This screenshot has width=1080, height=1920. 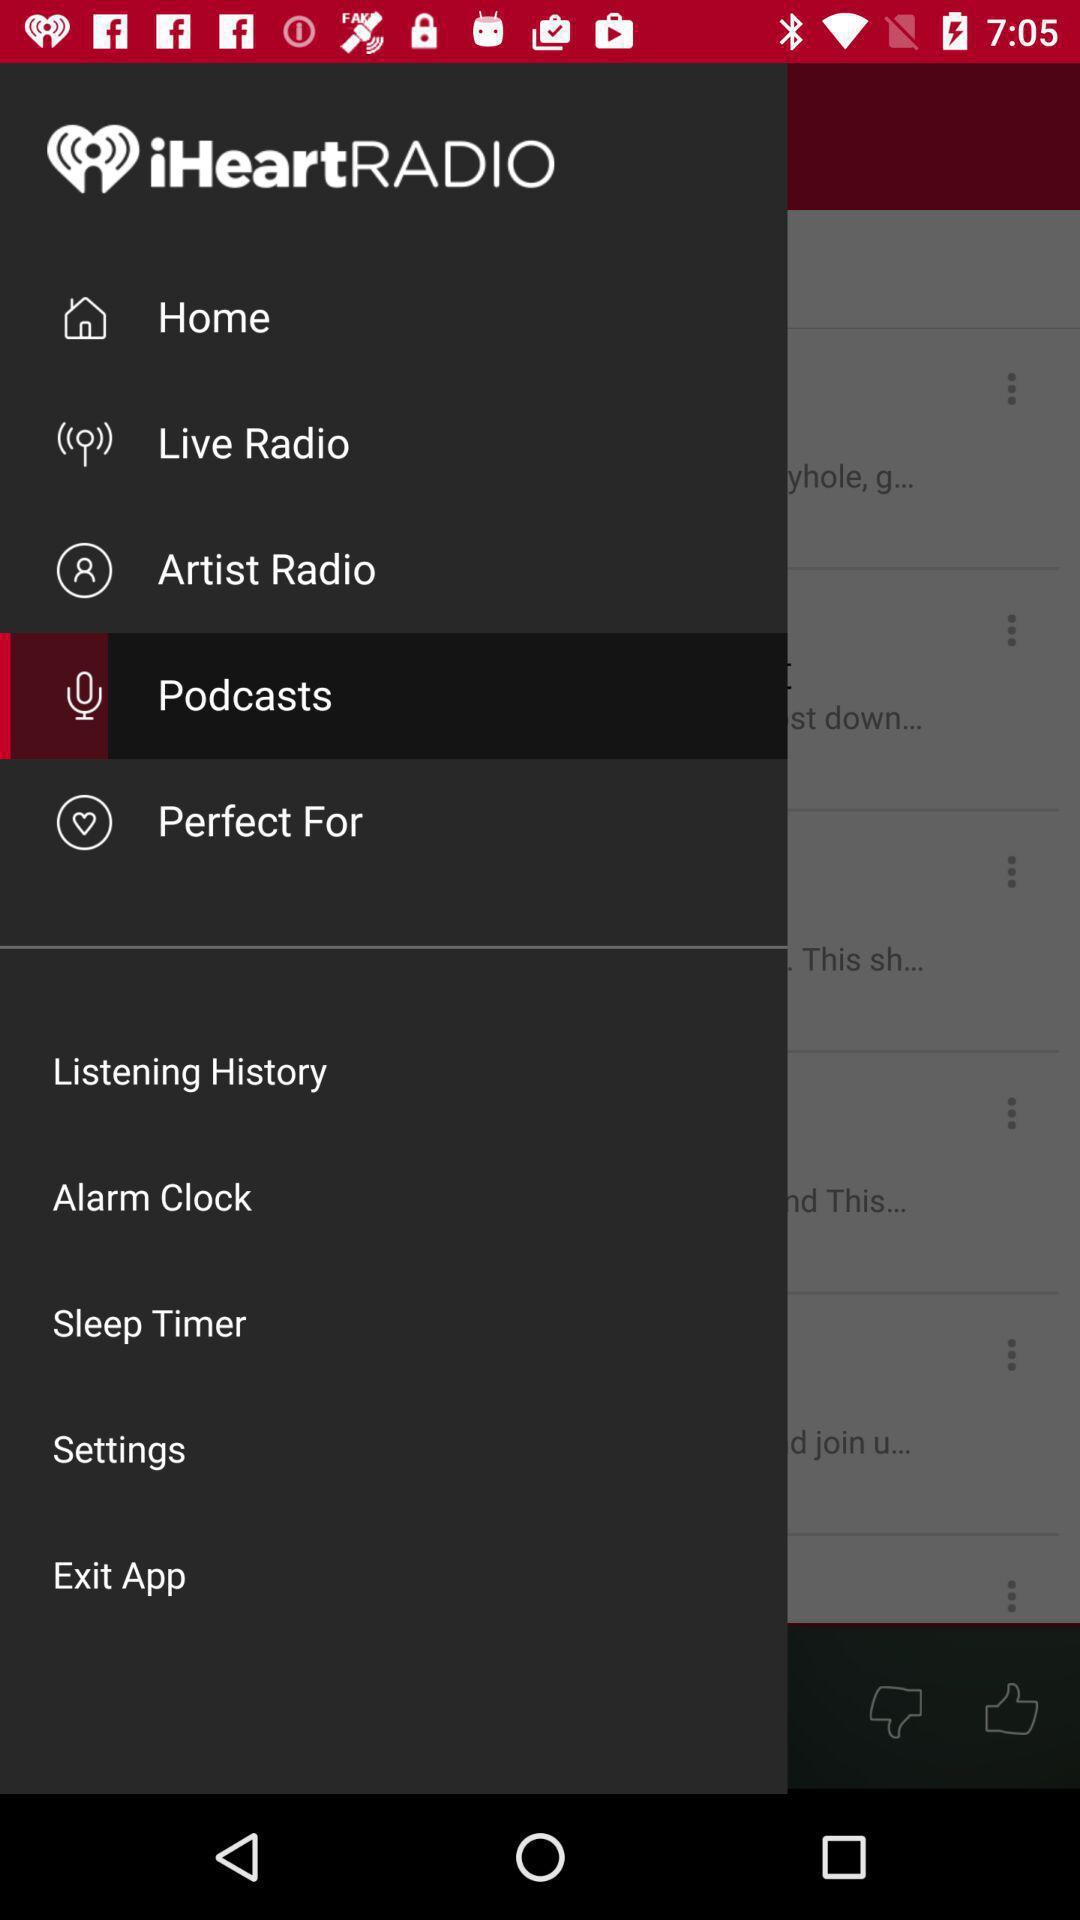 I want to click on the thumbs_up icon, so click(x=1011, y=1708).